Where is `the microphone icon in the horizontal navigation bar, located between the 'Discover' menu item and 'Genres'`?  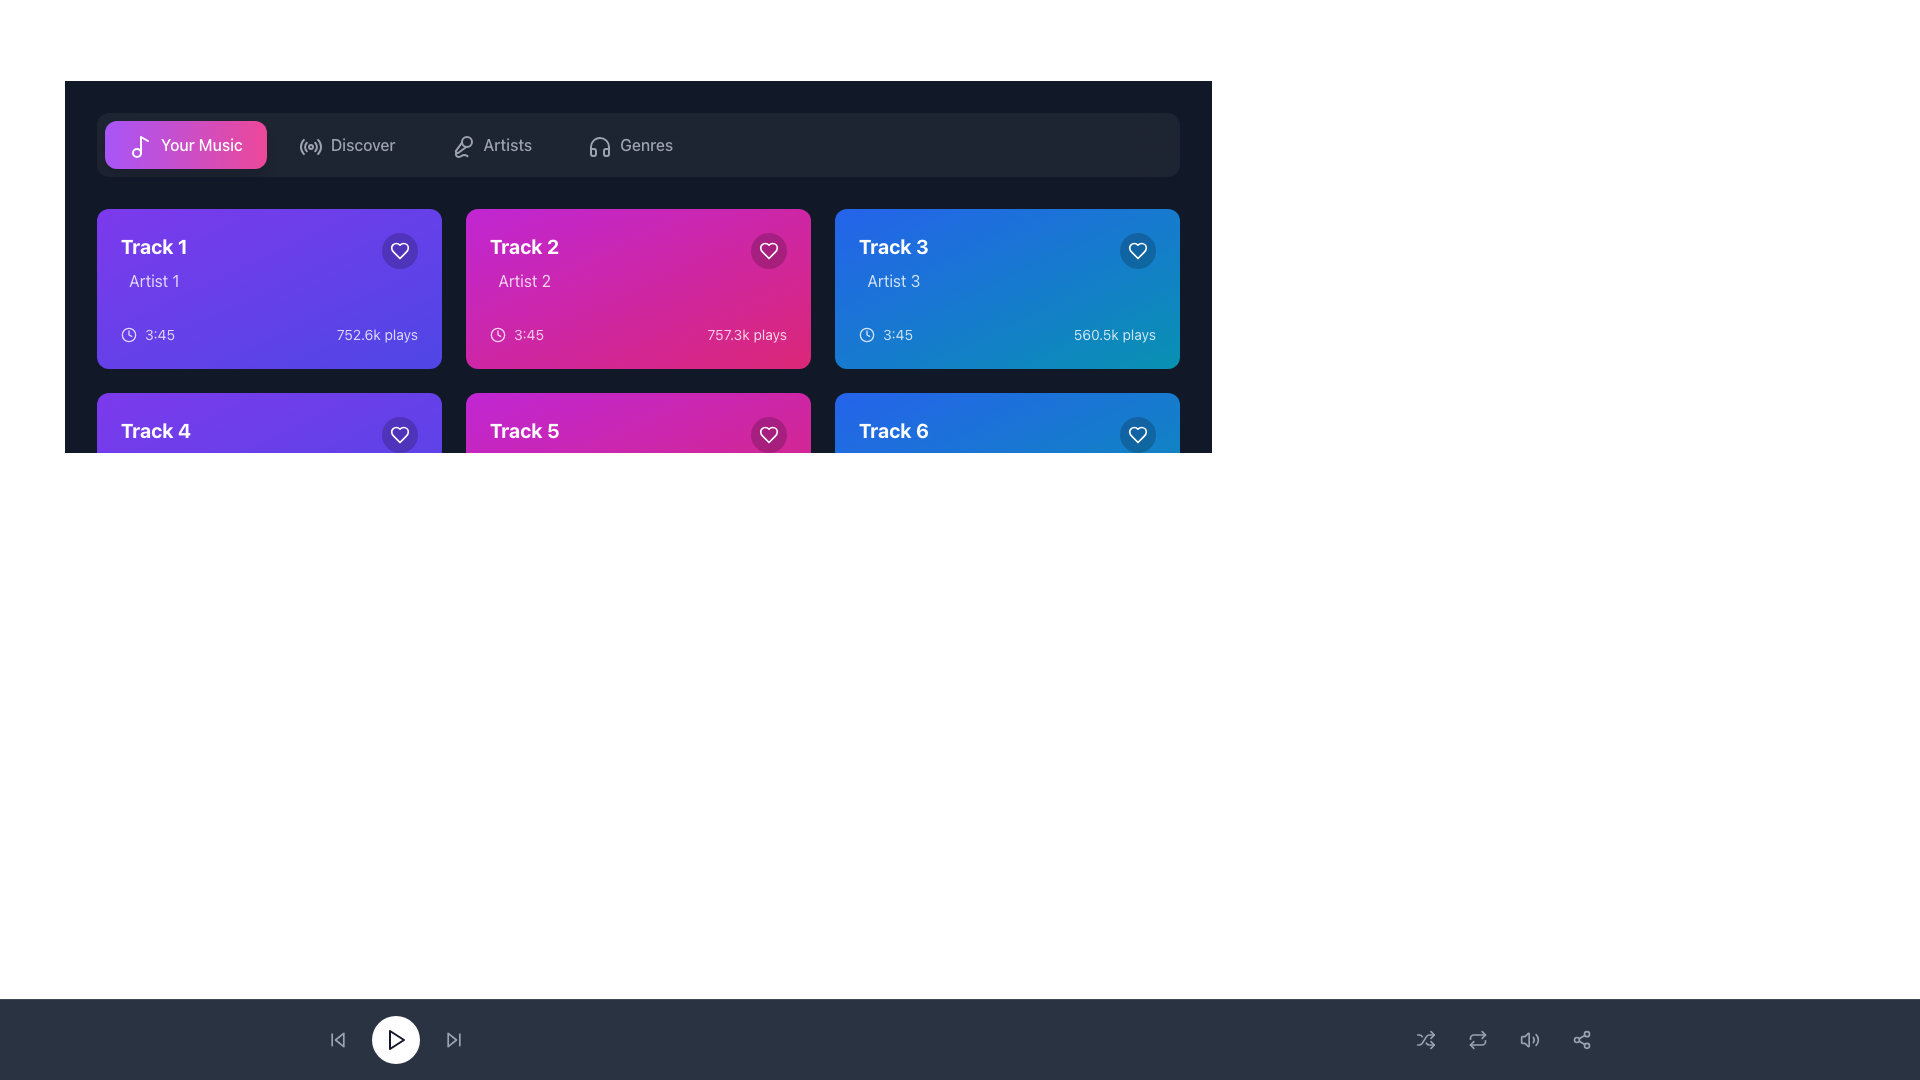
the microphone icon in the horizontal navigation bar, located between the 'Discover' menu item and 'Genres' is located at coordinates (462, 145).